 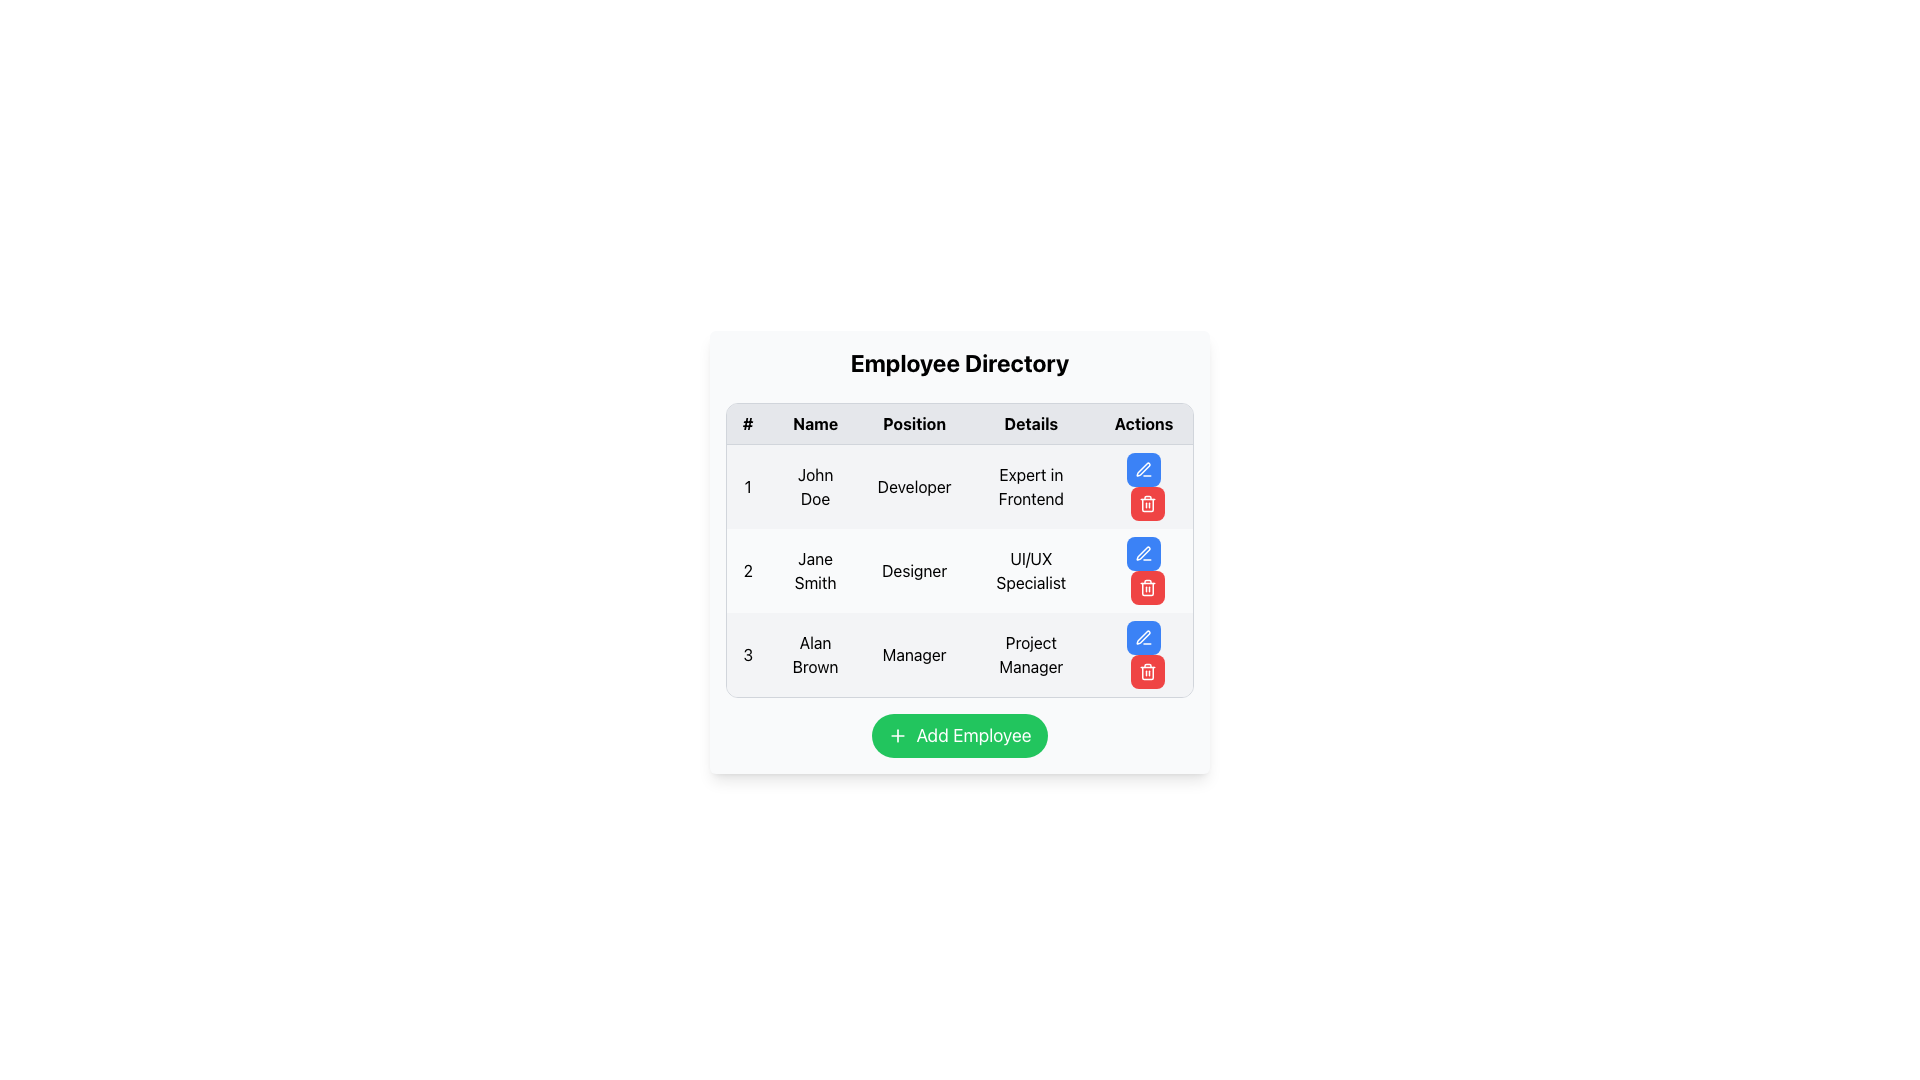 I want to click on the text label displaying 'Jane Smith' in the employee directory, located in the second row under the 'Name' column, so click(x=815, y=570).